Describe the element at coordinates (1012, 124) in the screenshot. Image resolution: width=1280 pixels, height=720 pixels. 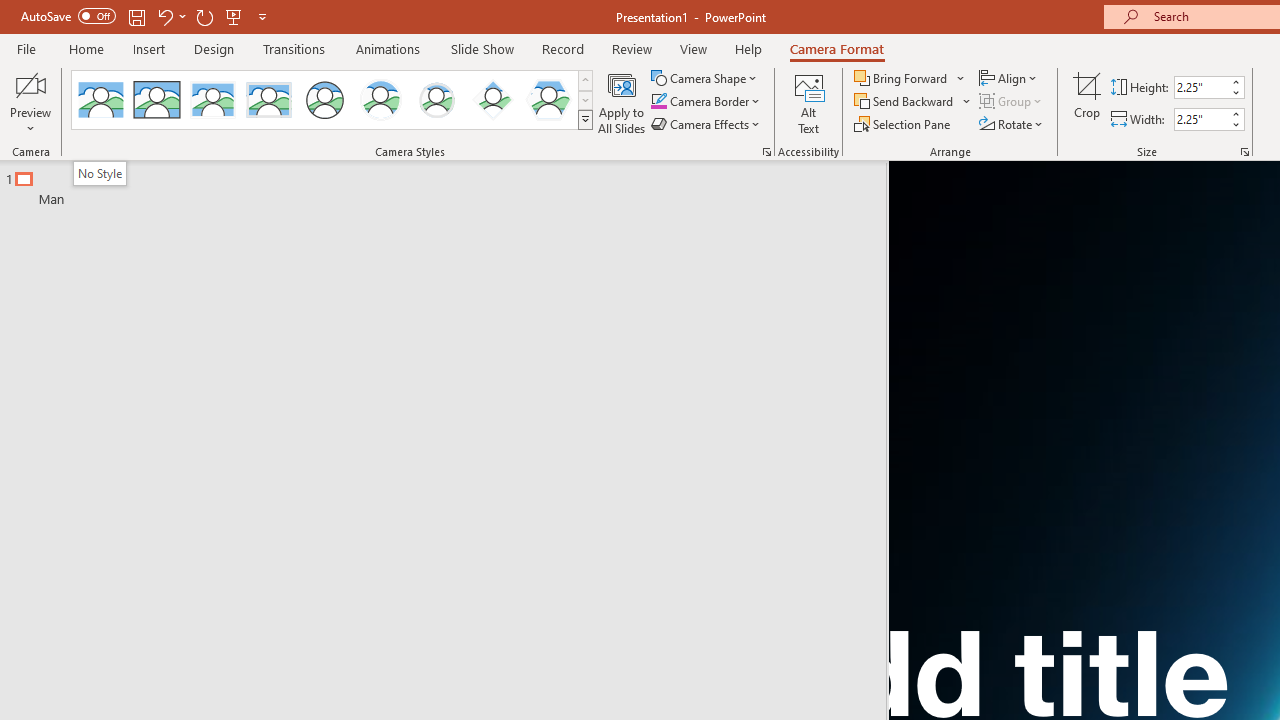
I see `'Rotate'` at that location.